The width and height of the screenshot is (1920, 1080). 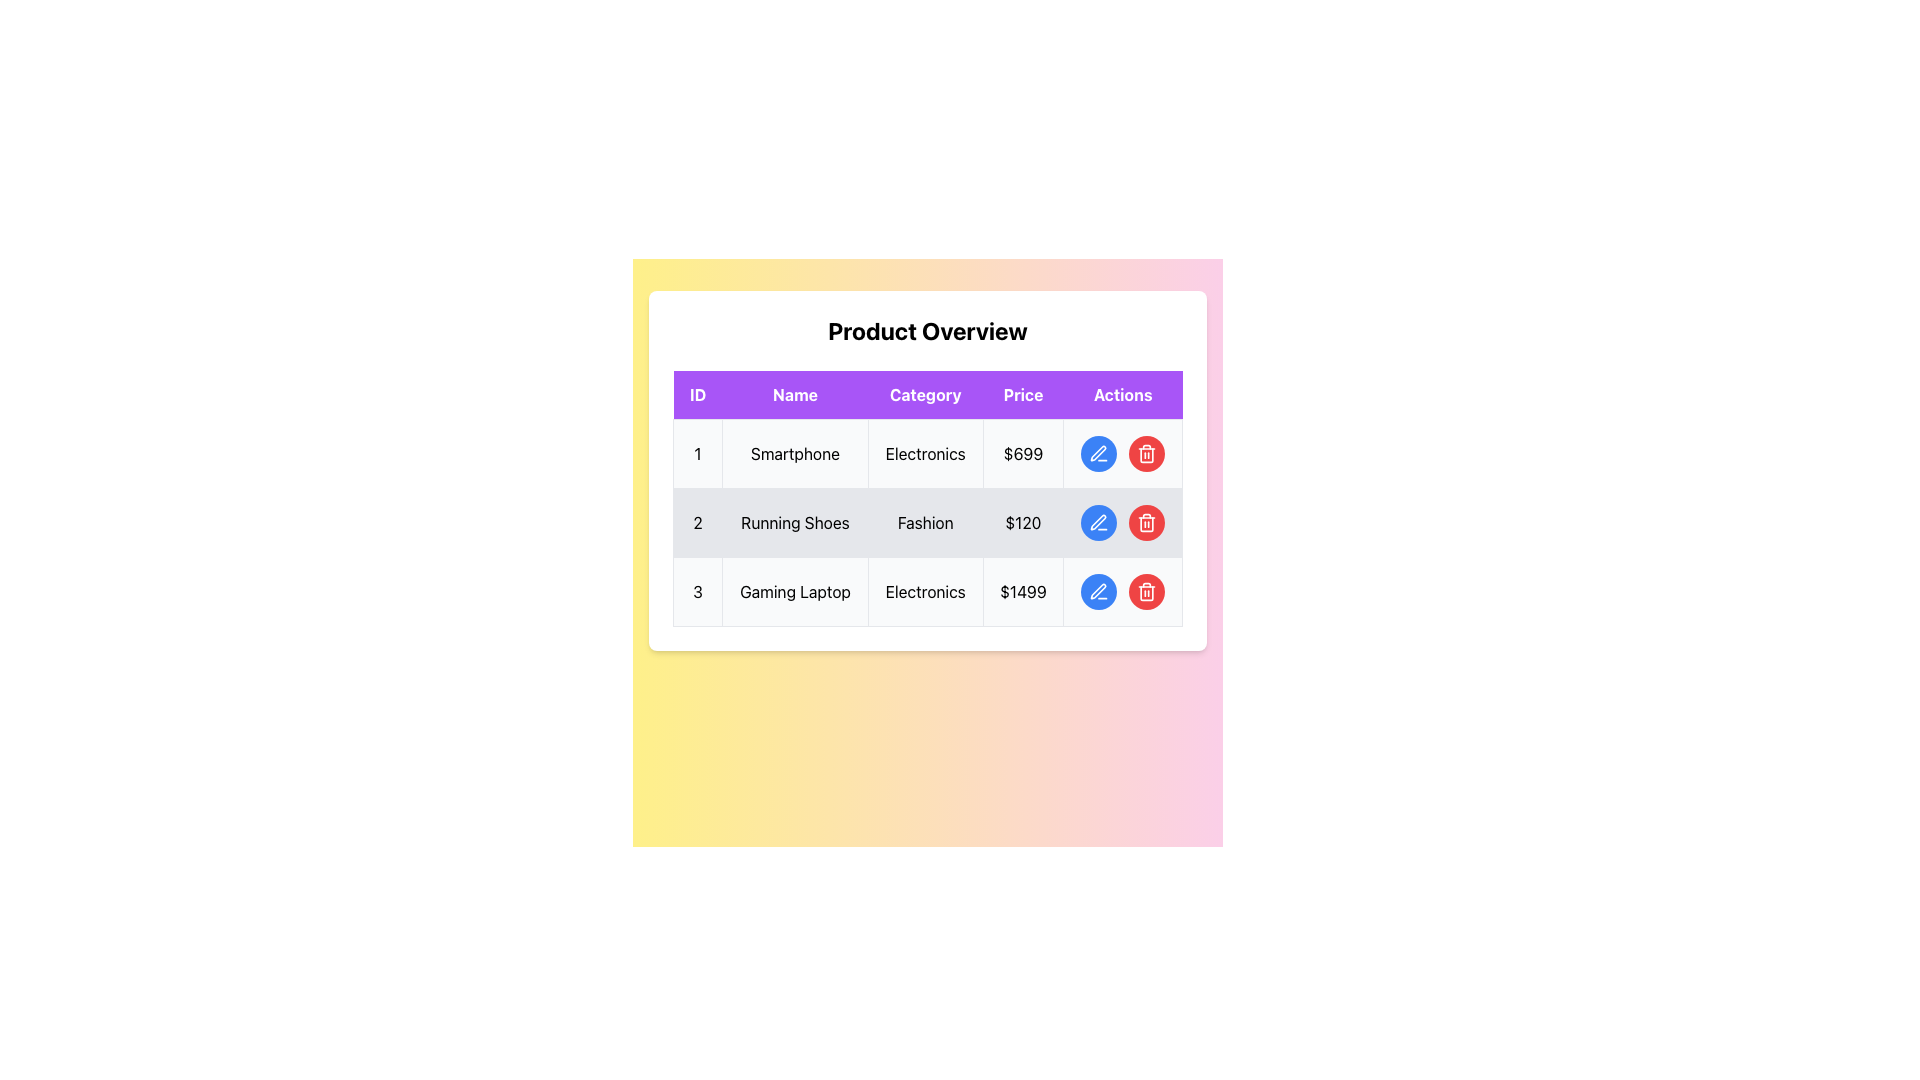 What do you see at coordinates (794, 395) in the screenshot?
I see `the static 'Name' header in the table, which is the second cell in the header row, located between the 'ID' and 'Category' columns` at bounding box center [794, 395].